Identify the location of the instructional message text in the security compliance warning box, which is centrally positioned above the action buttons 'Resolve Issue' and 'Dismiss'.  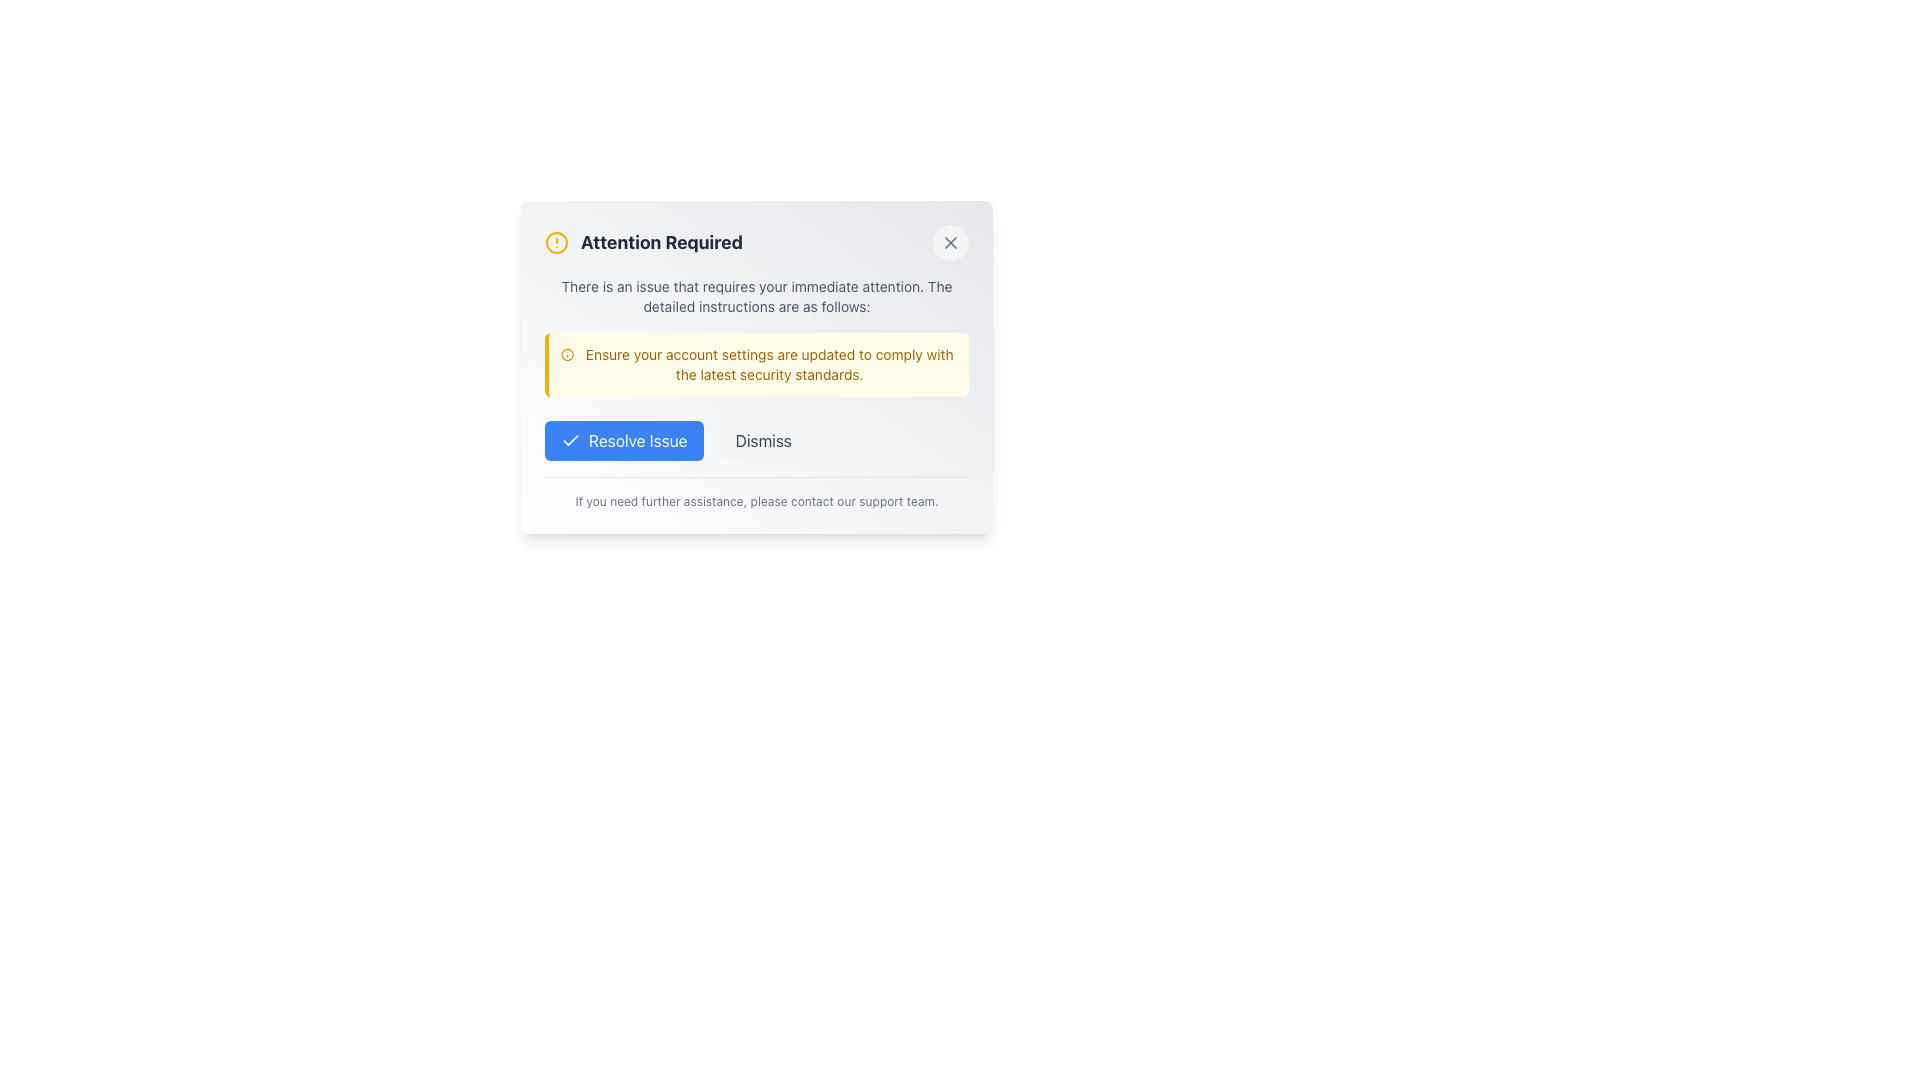
(768, 365).